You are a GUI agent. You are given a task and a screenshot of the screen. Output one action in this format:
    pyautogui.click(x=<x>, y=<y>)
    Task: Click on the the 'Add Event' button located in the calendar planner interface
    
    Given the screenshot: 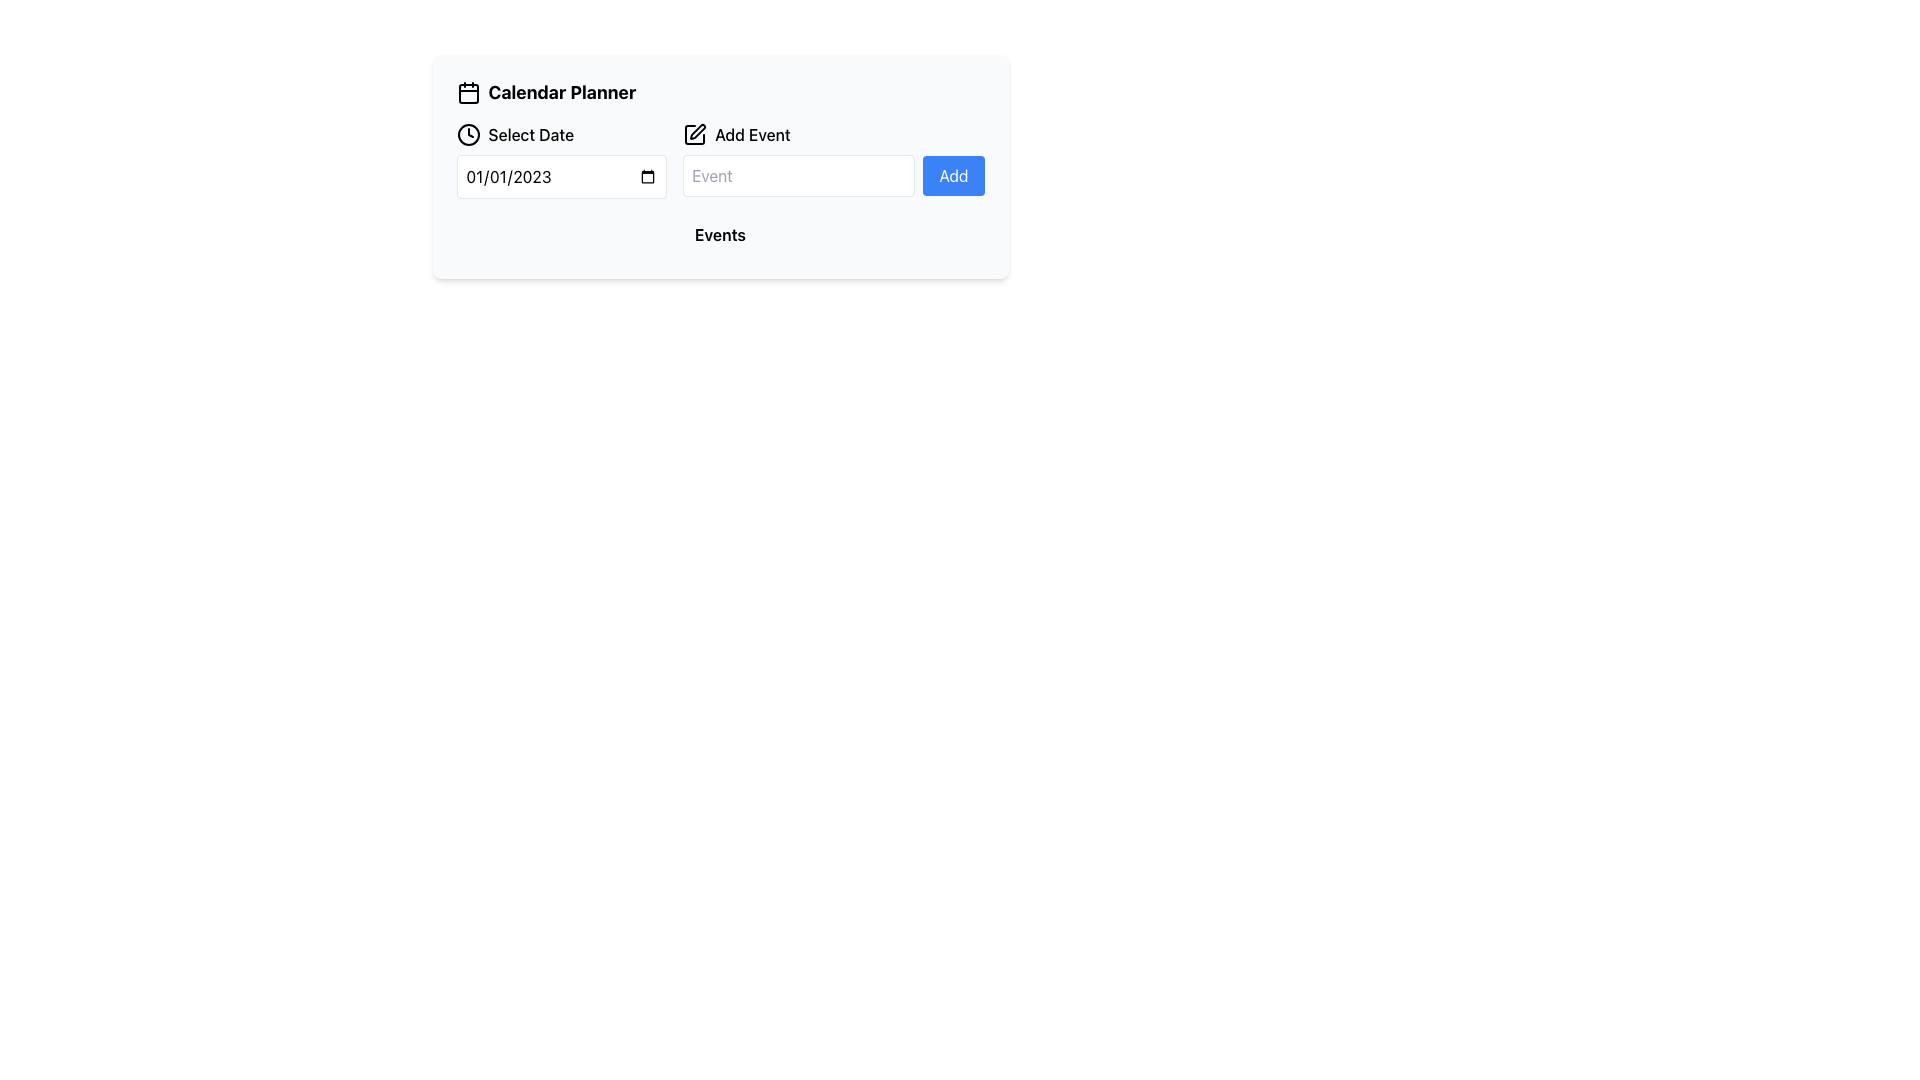 What is the action you would take?
    pyautogui.click(x=953, y=175)
    